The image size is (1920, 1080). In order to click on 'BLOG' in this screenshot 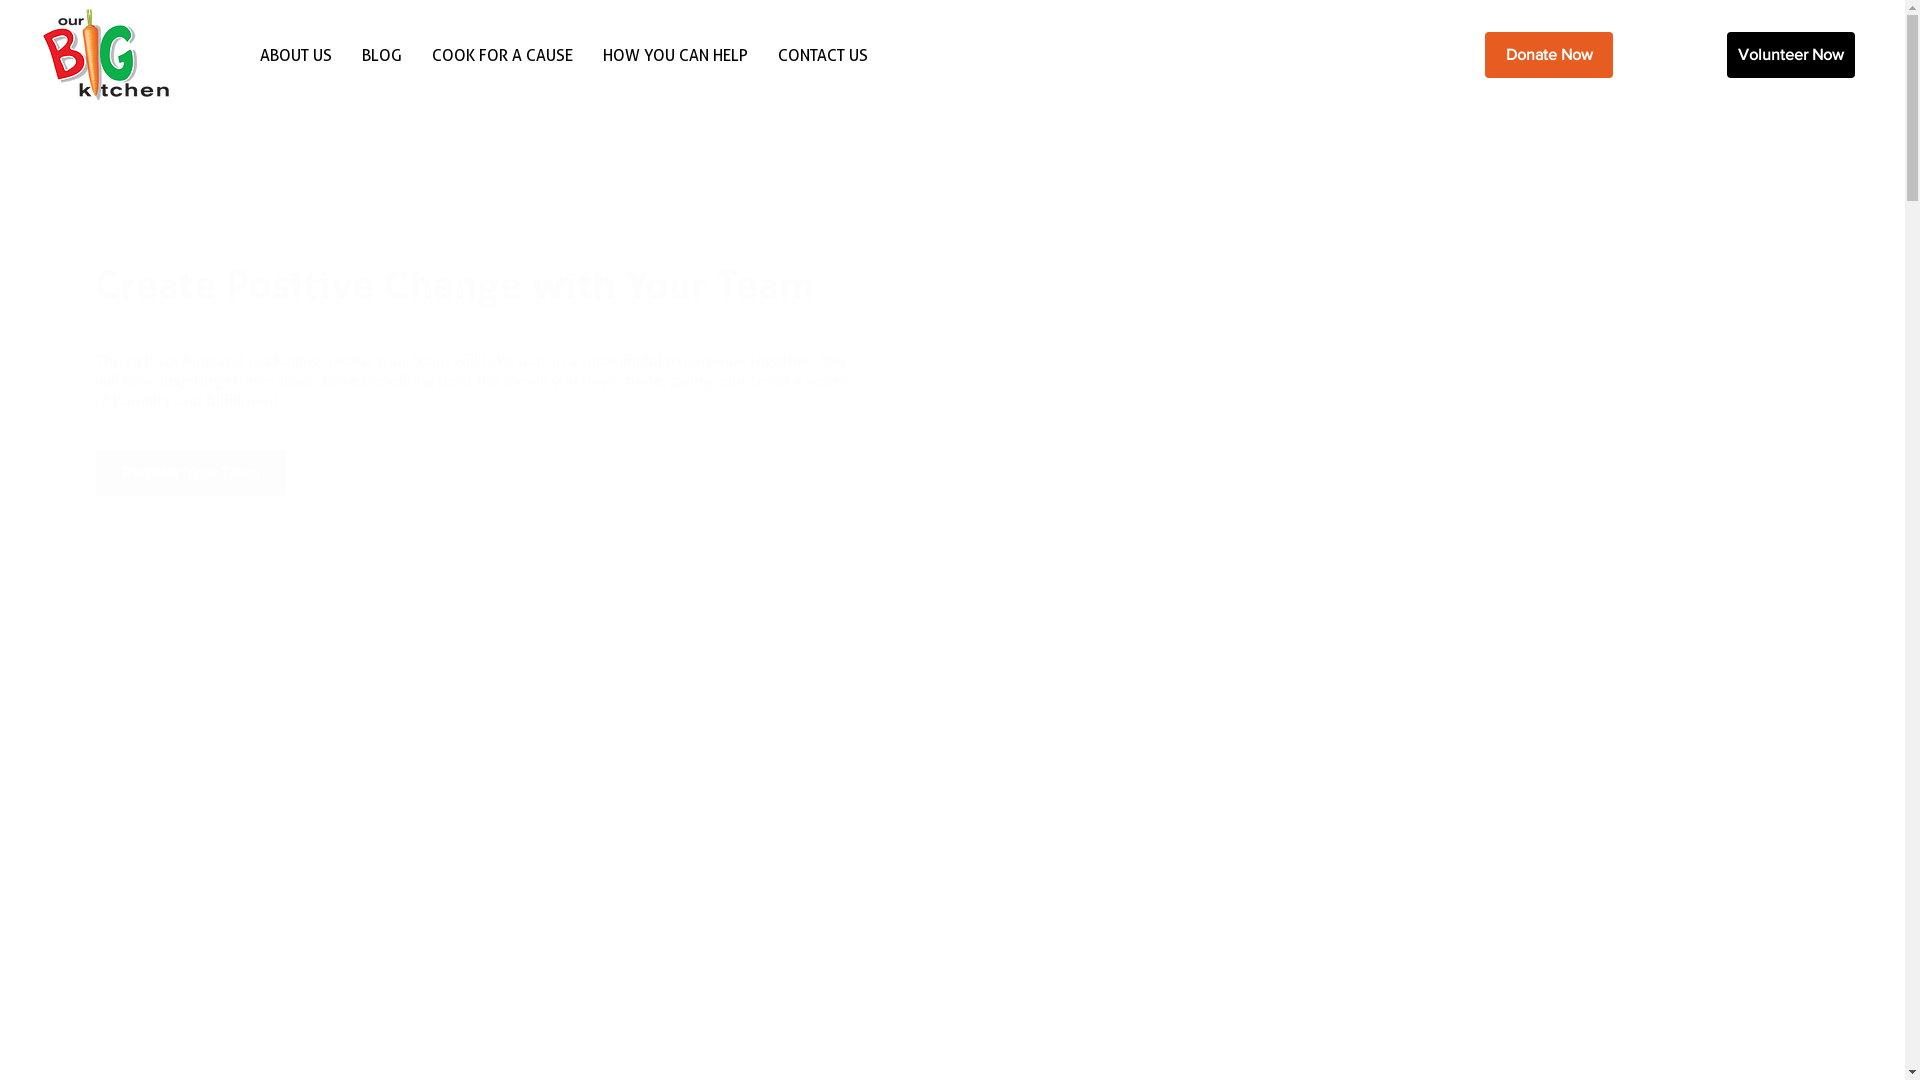, I will do `click(382, 53)`.